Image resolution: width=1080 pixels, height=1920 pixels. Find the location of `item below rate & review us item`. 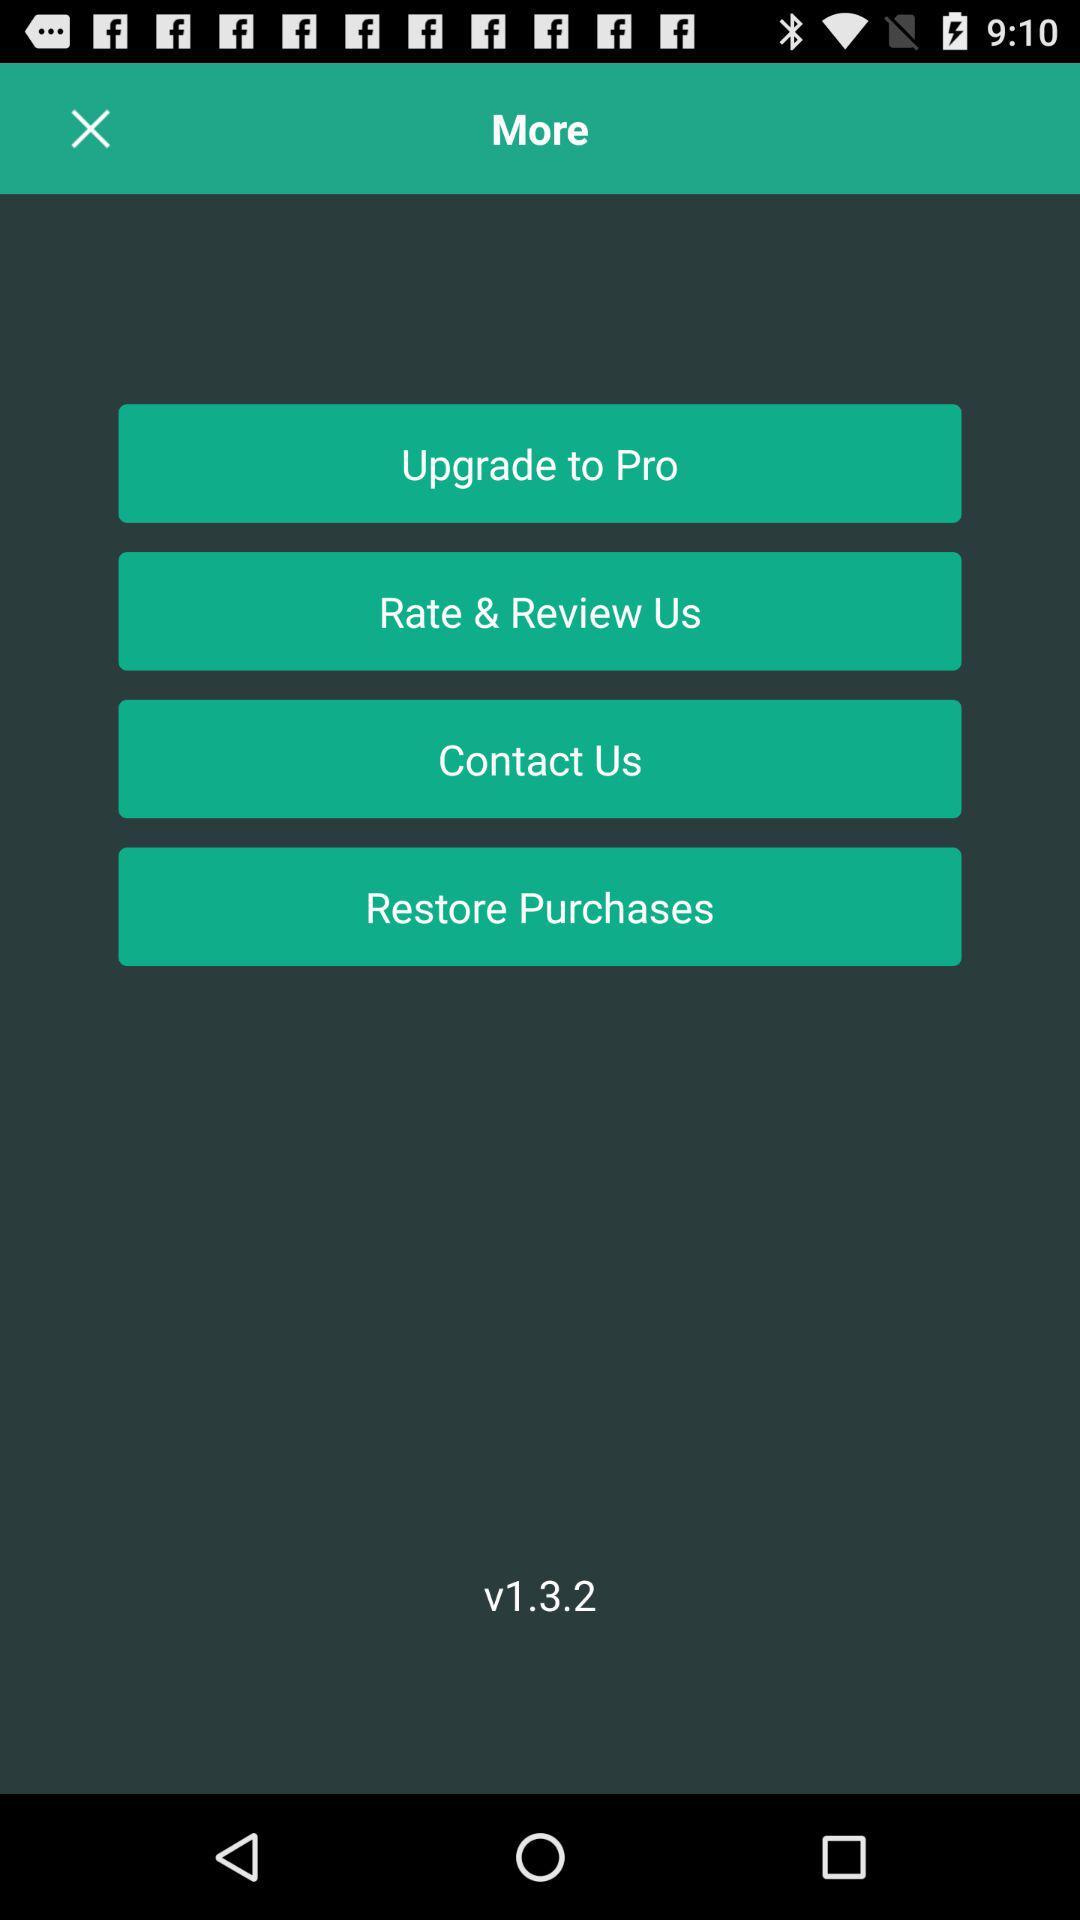

item below rate & review us item is located at coordinates (540, 757).